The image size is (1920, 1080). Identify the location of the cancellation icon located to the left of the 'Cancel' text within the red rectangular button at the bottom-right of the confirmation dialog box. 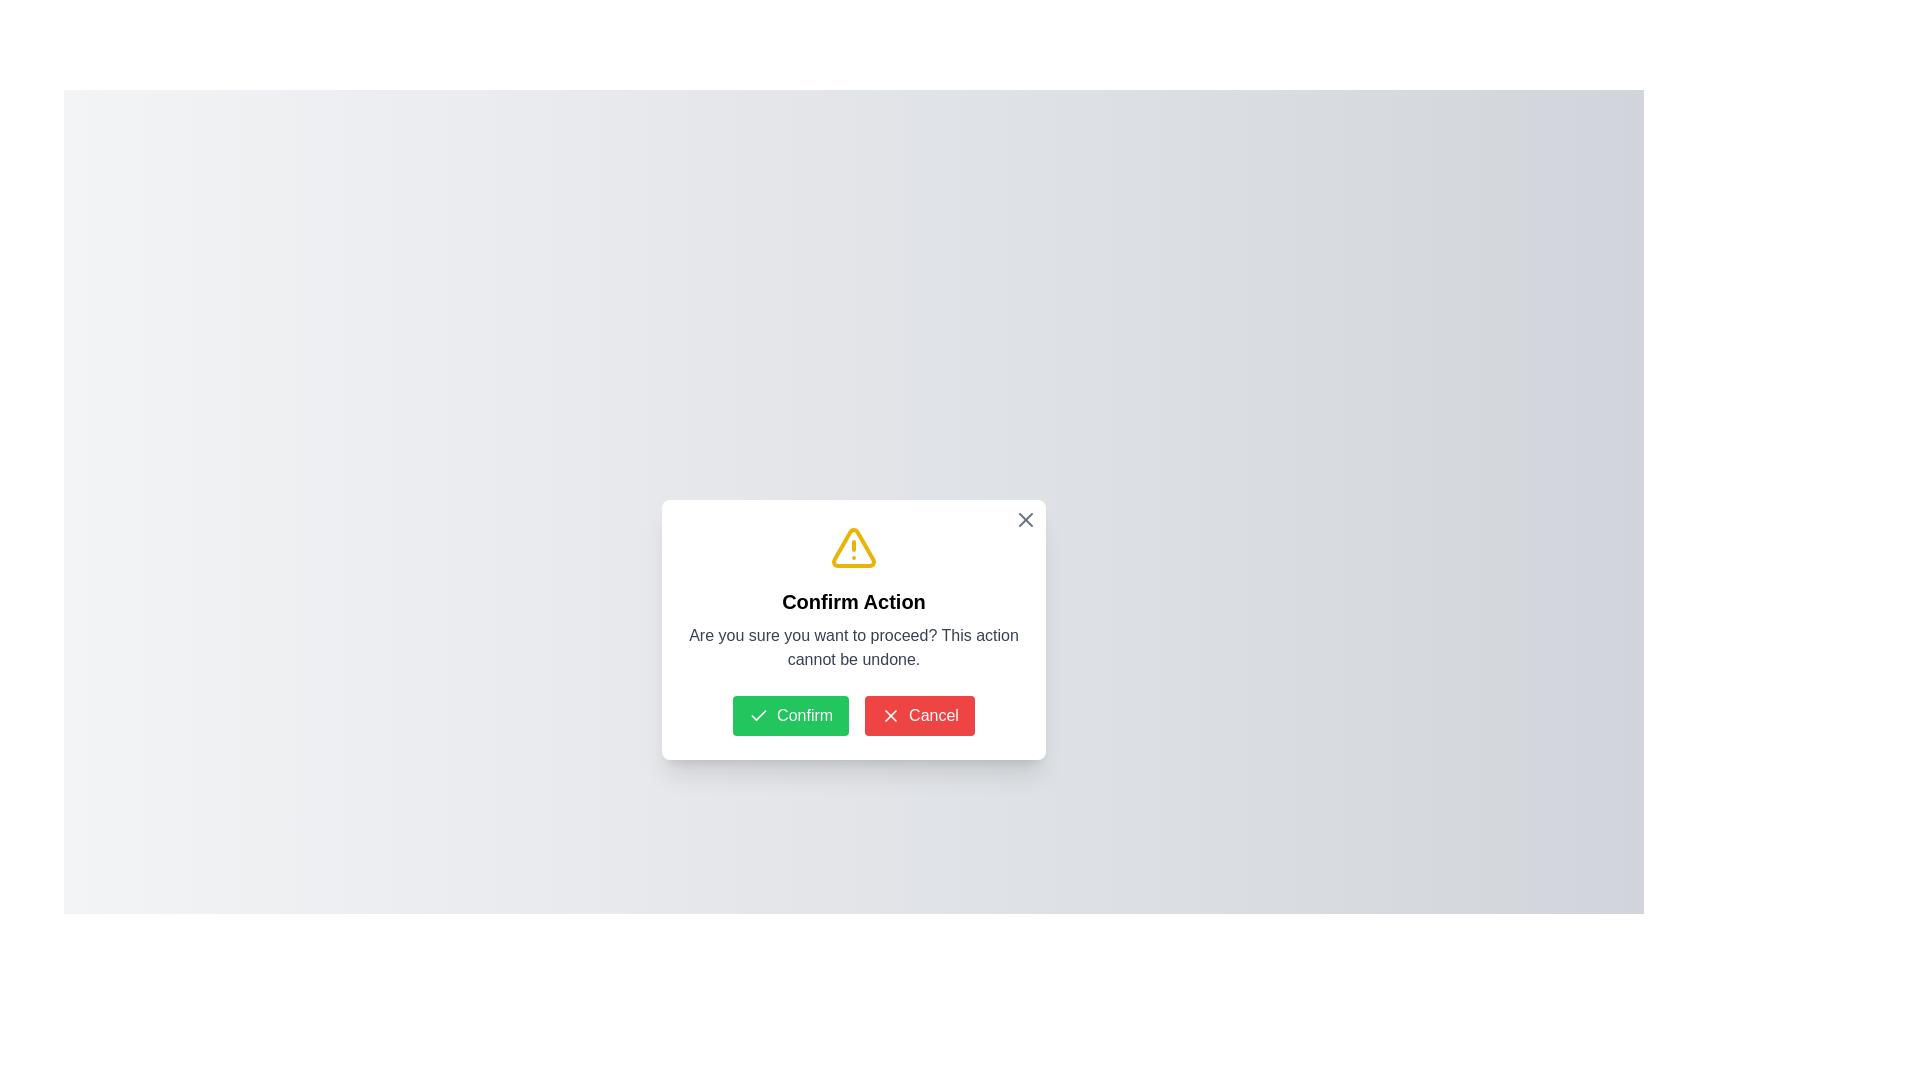
(890, 715).